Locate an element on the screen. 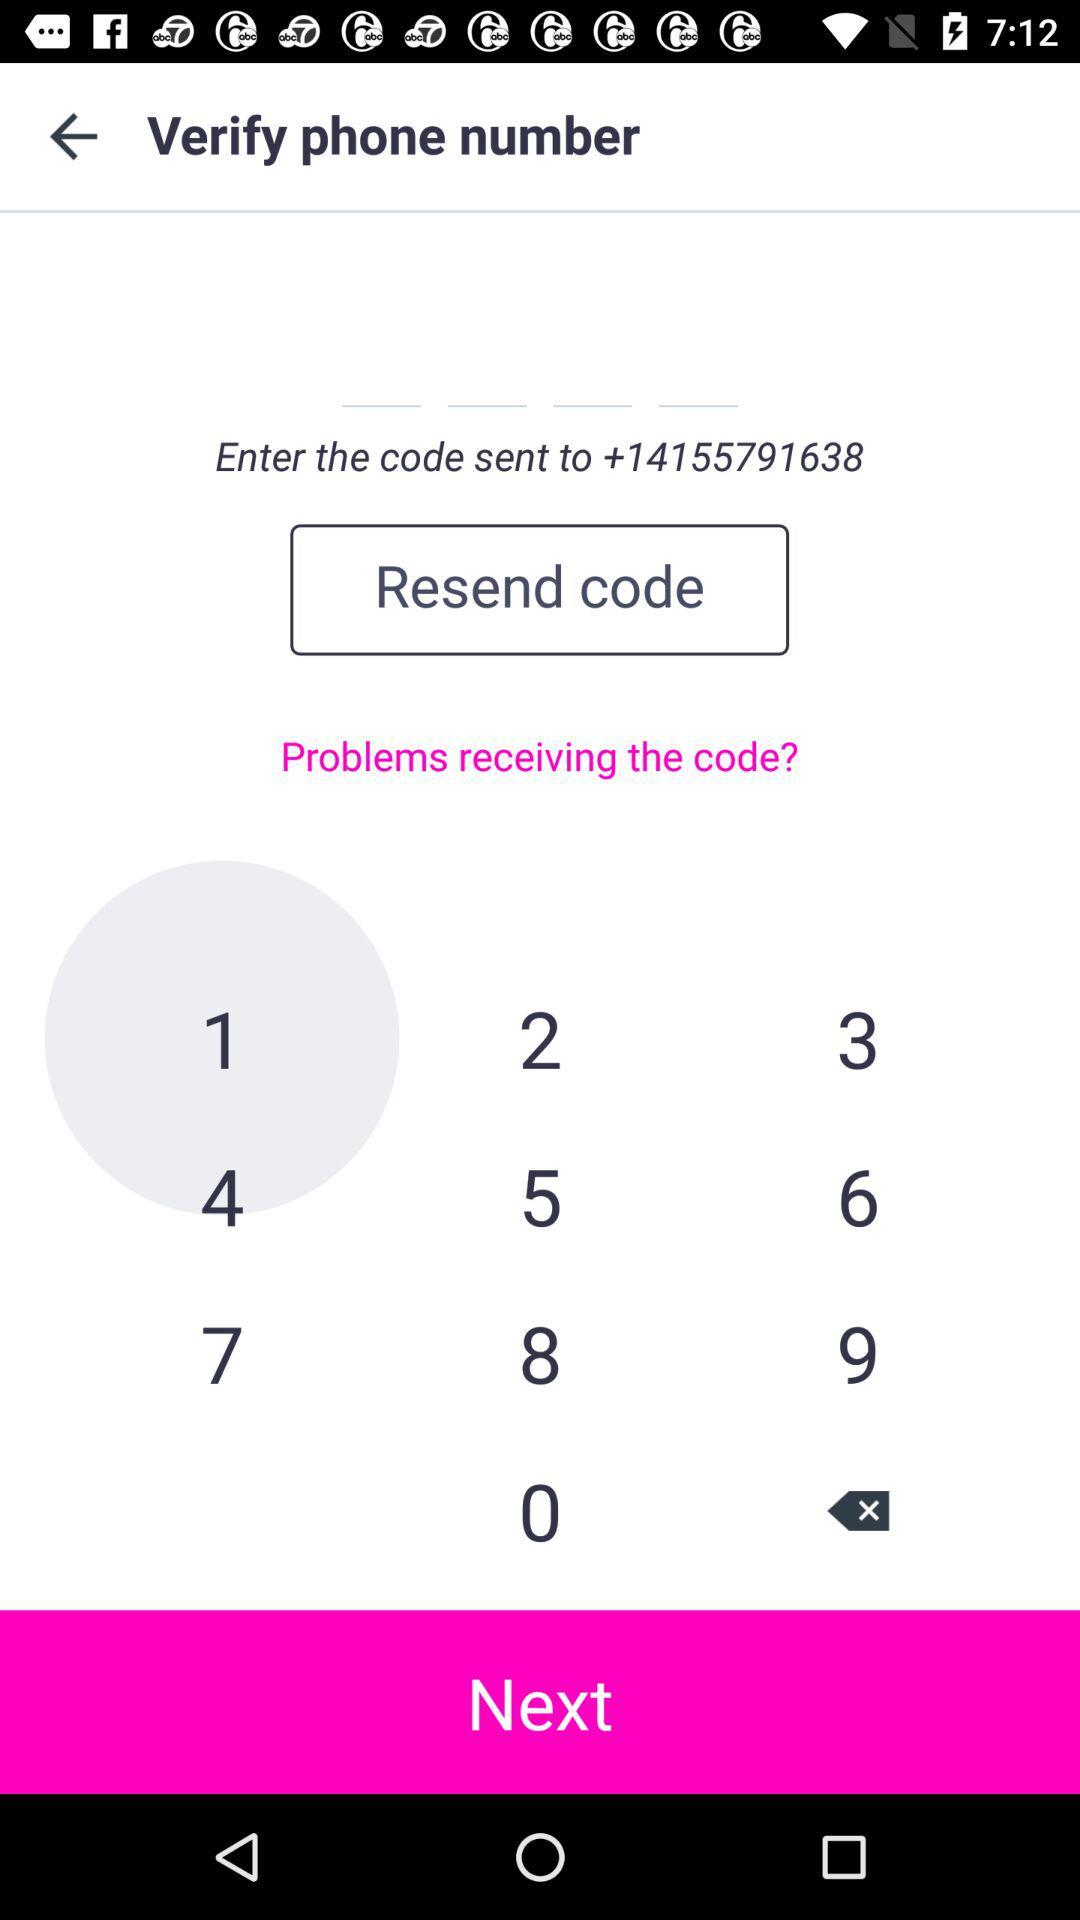 This screenshot has width=1080, height=1920. the button resend code on the web page is located at coordinates (538, 589).